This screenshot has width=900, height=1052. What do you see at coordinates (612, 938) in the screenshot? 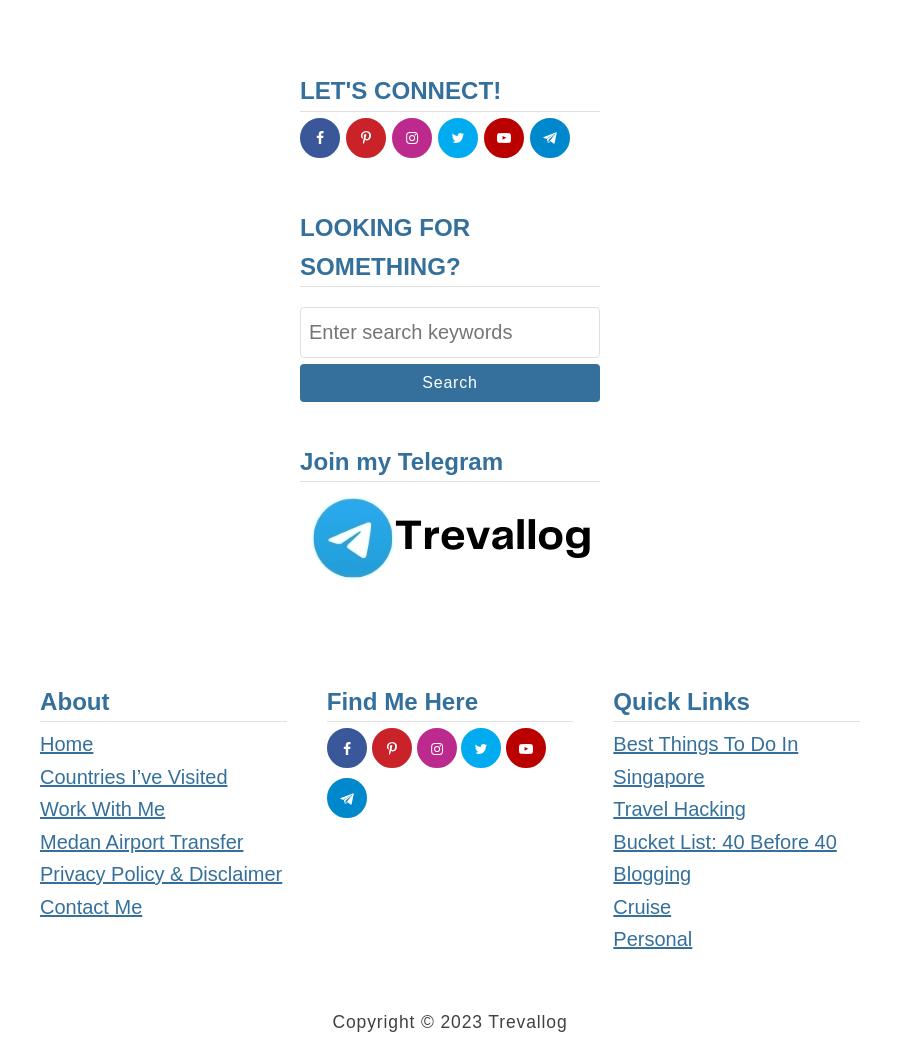
I see `'Personal'` at bounding box center [612, 938].